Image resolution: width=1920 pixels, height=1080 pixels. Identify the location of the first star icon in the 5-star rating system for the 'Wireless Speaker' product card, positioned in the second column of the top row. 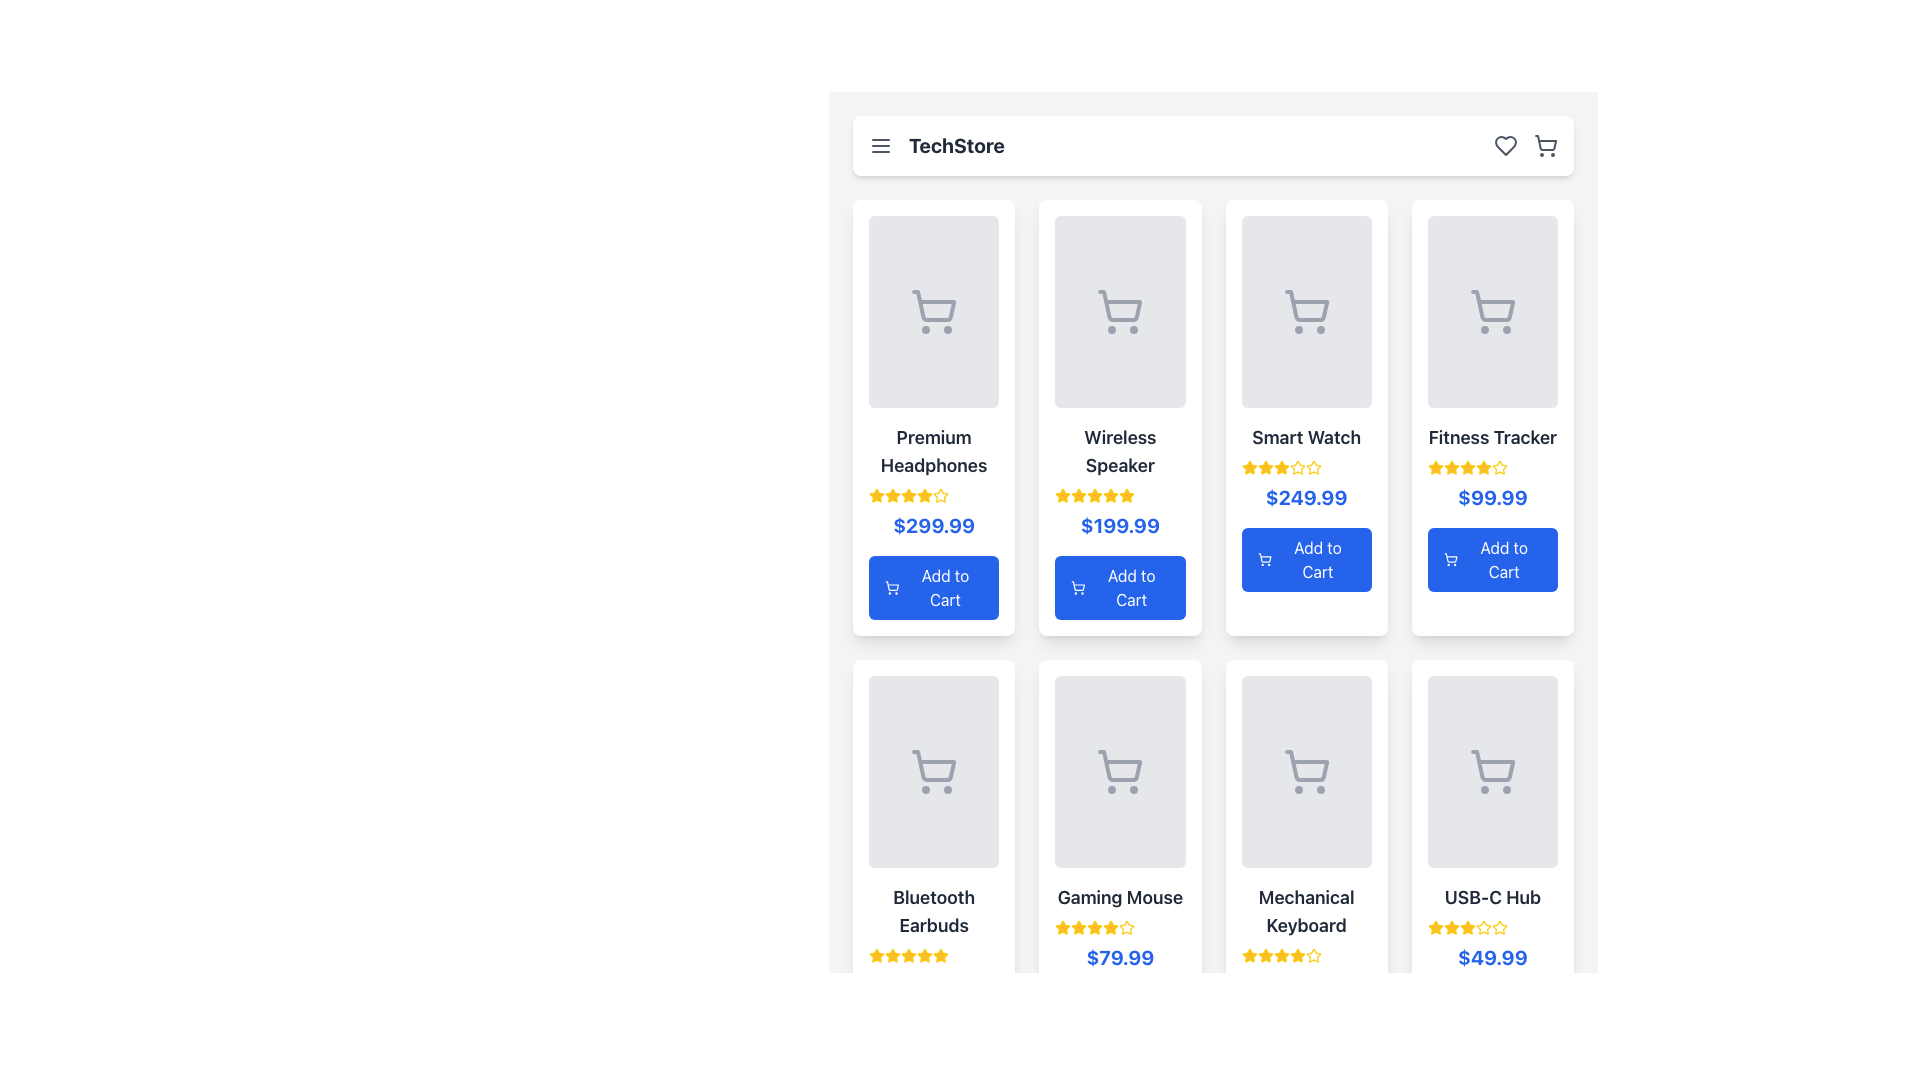
(1110, 495).